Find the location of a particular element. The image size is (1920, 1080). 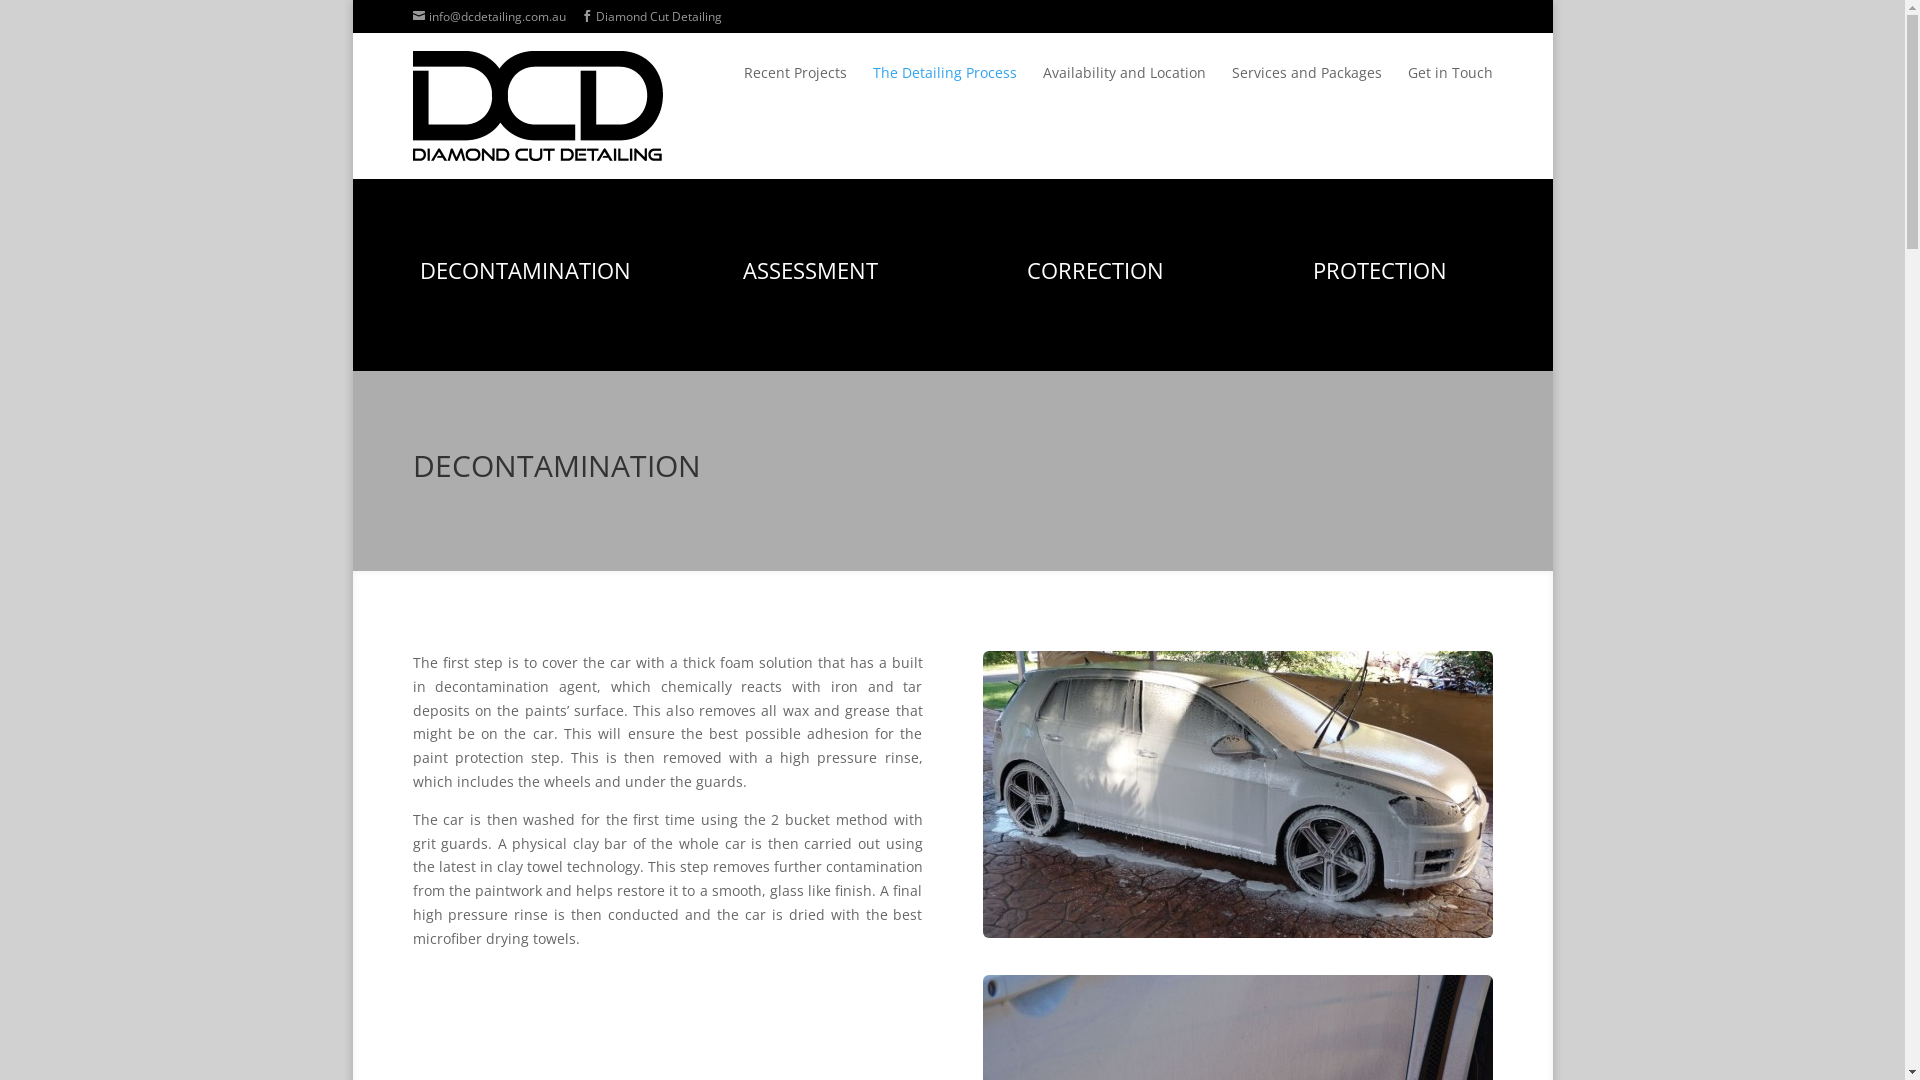

'Services and Packages' is located at coordinates (1231, 86).